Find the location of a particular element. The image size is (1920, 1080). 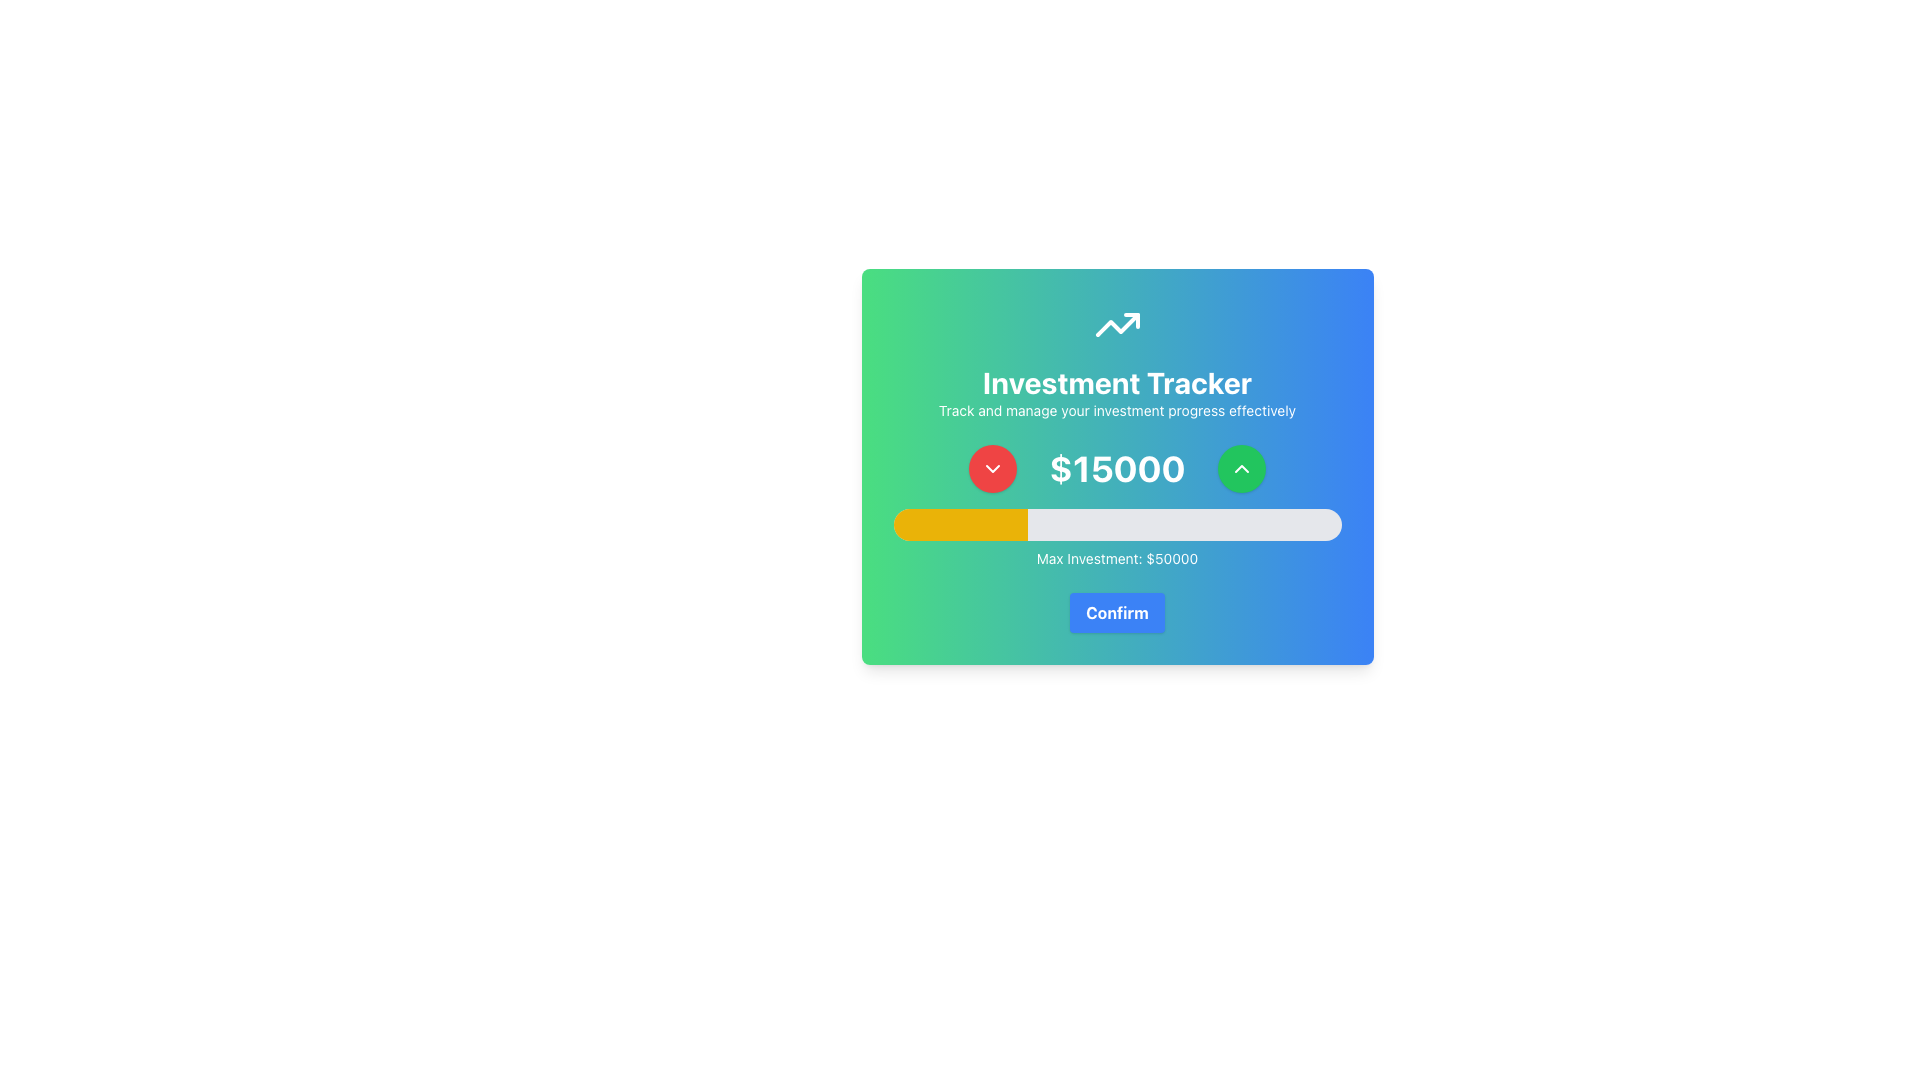

progress is located at coordinates (960, 523).